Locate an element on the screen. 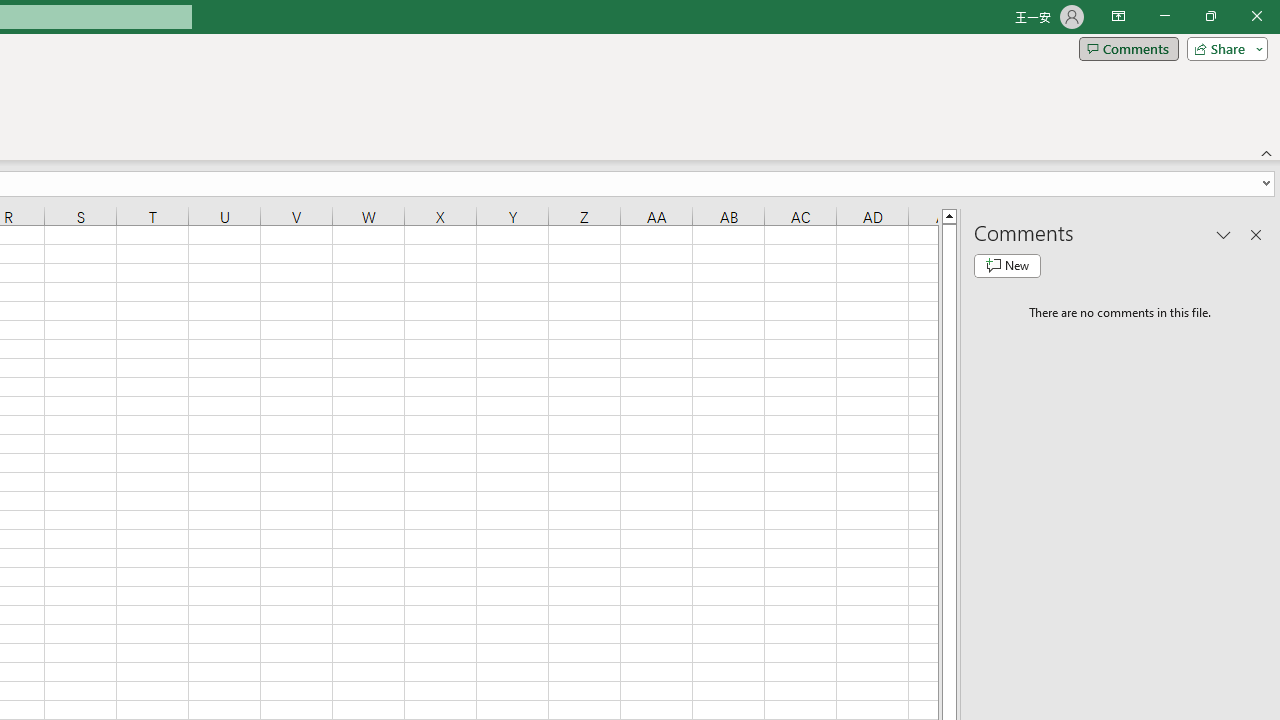 This screenshot has width=1280, height=720. 'New comment' is located at coordinates (1007, 265).